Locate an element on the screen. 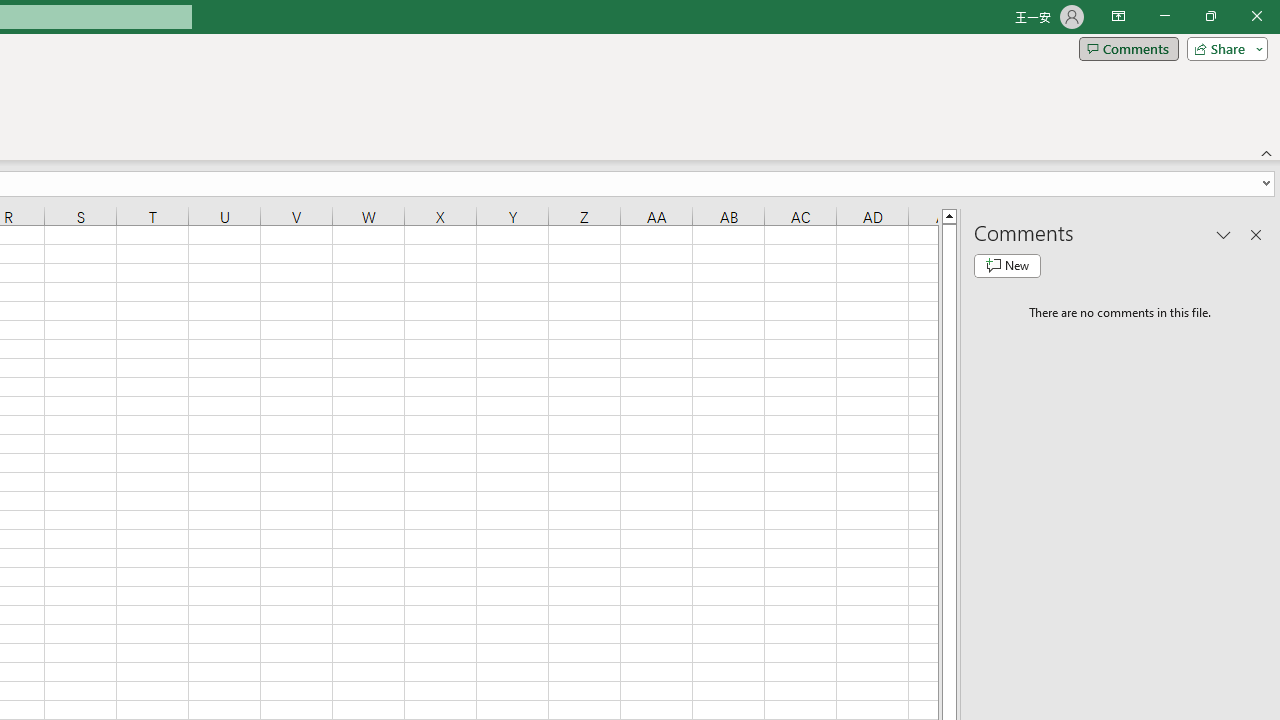 This screenshot has width=1280, height=720. 'New comment' is located at coordinates (1007, 265).